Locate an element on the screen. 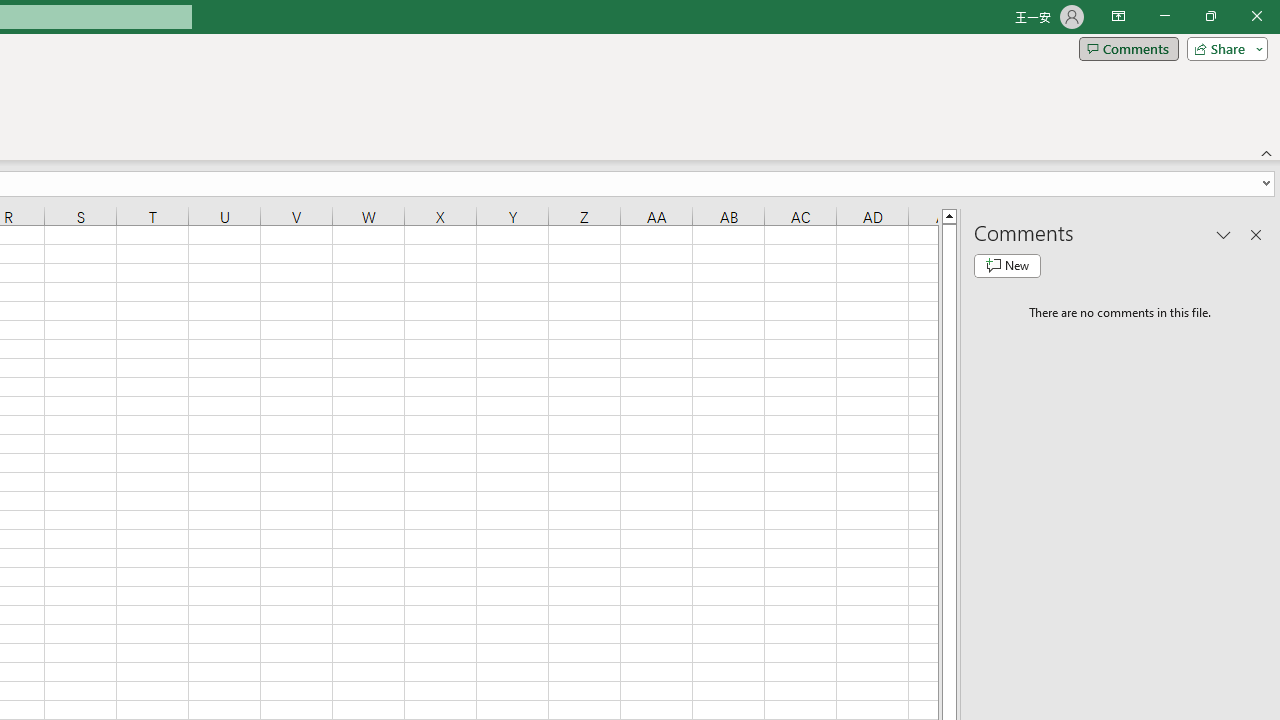 This screenshot has width=1280, height=720. 'New comment' is located at coordinates (1007, 265).